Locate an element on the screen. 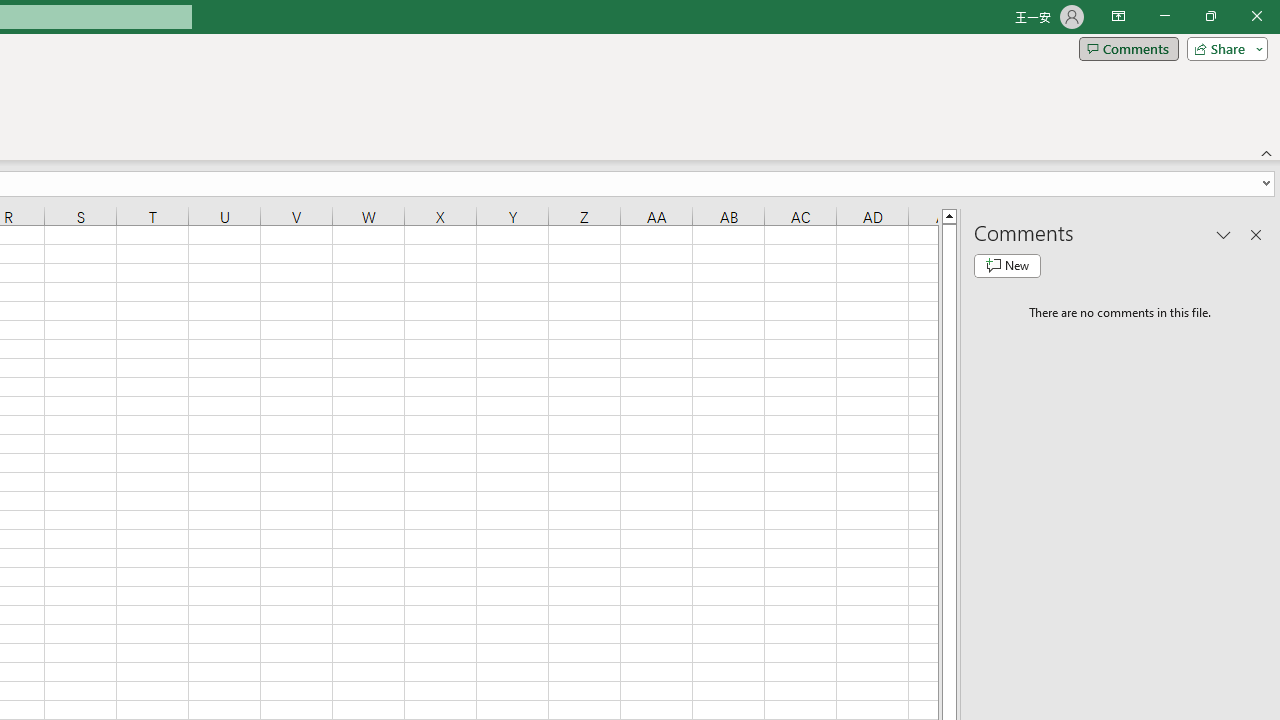 This screenshot has width=1280, height=720. 'New comment' is located at coordinates (1007, 265).